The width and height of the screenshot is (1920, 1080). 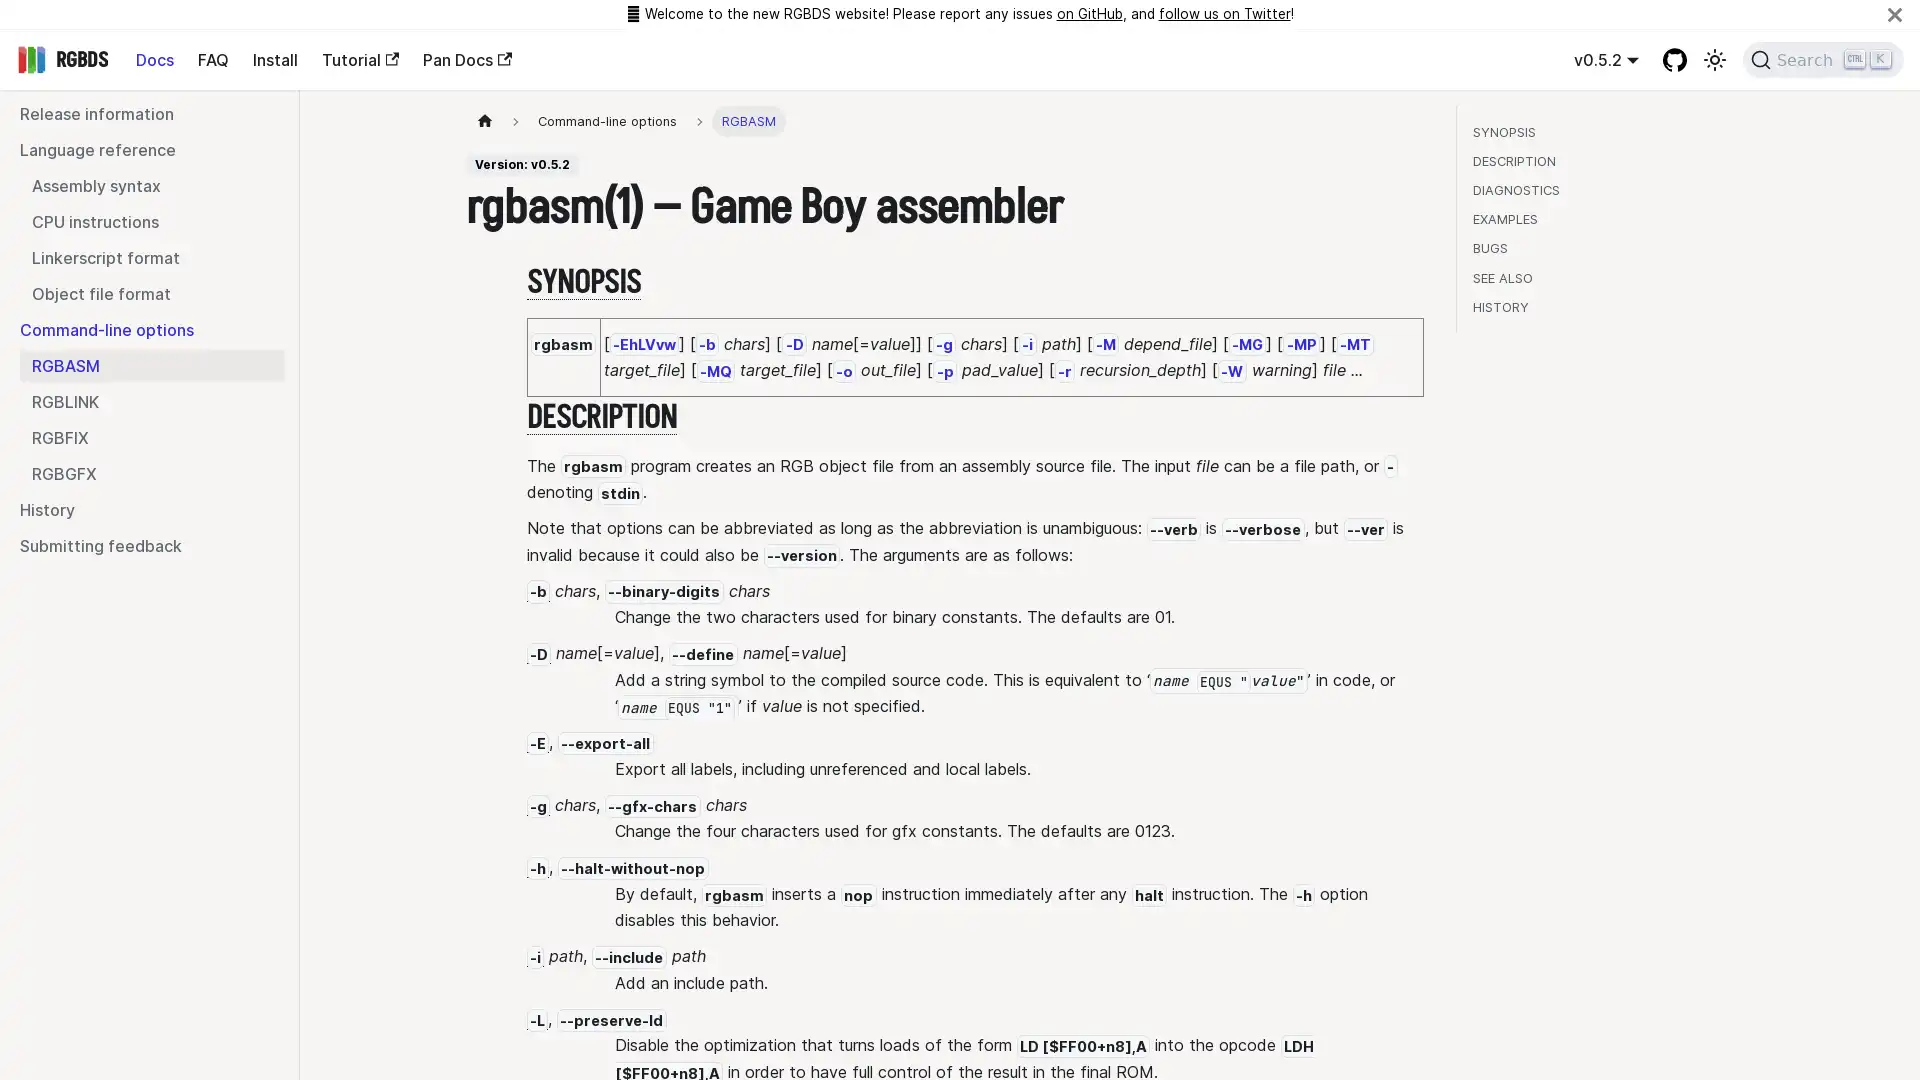 What do you see at coordinates (1713, 59) in the screenshot?
I see `Switch between dark and light mode (currently light mode)` at bounding box center [1713, 59].